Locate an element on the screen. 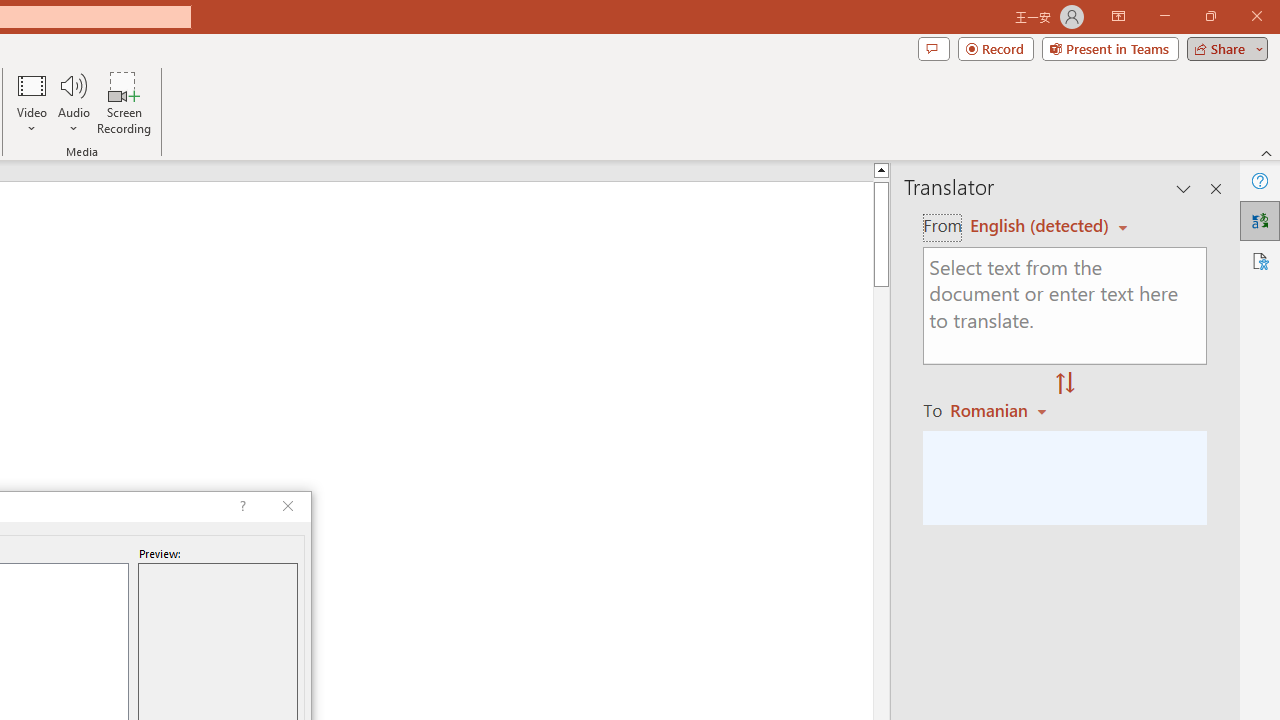  'Video' is located at coordinates (32, 103).